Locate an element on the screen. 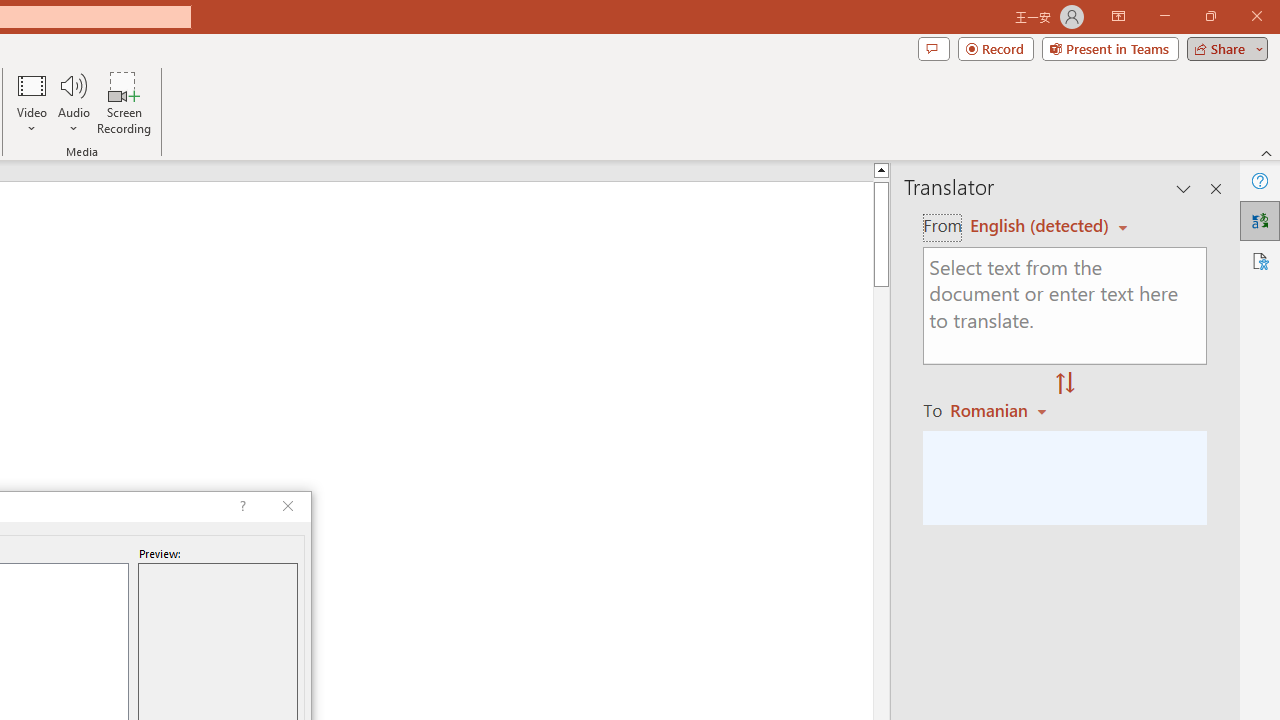  'Video' is located at coordinates (32, 103).